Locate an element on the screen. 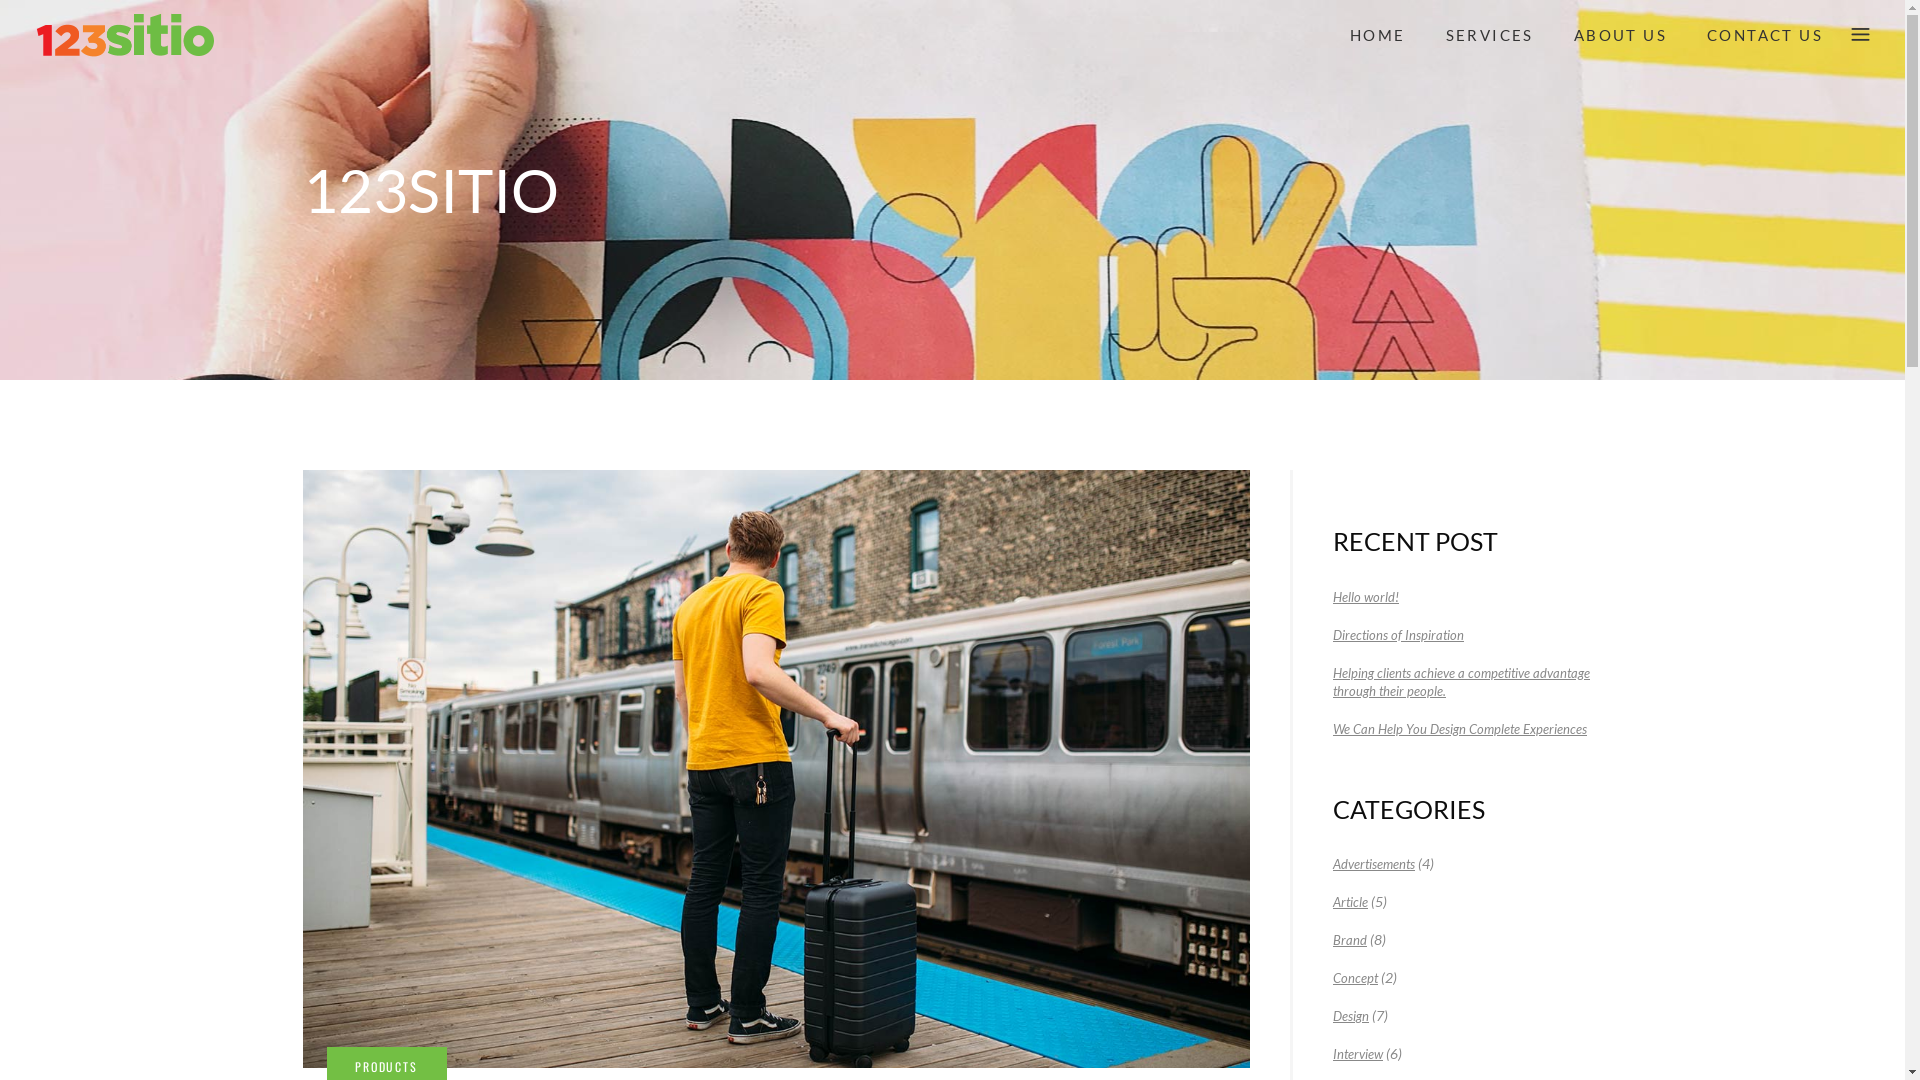 The image size is (1920, 1080). 'Advertisements' is located at coordinates (1333, 863).